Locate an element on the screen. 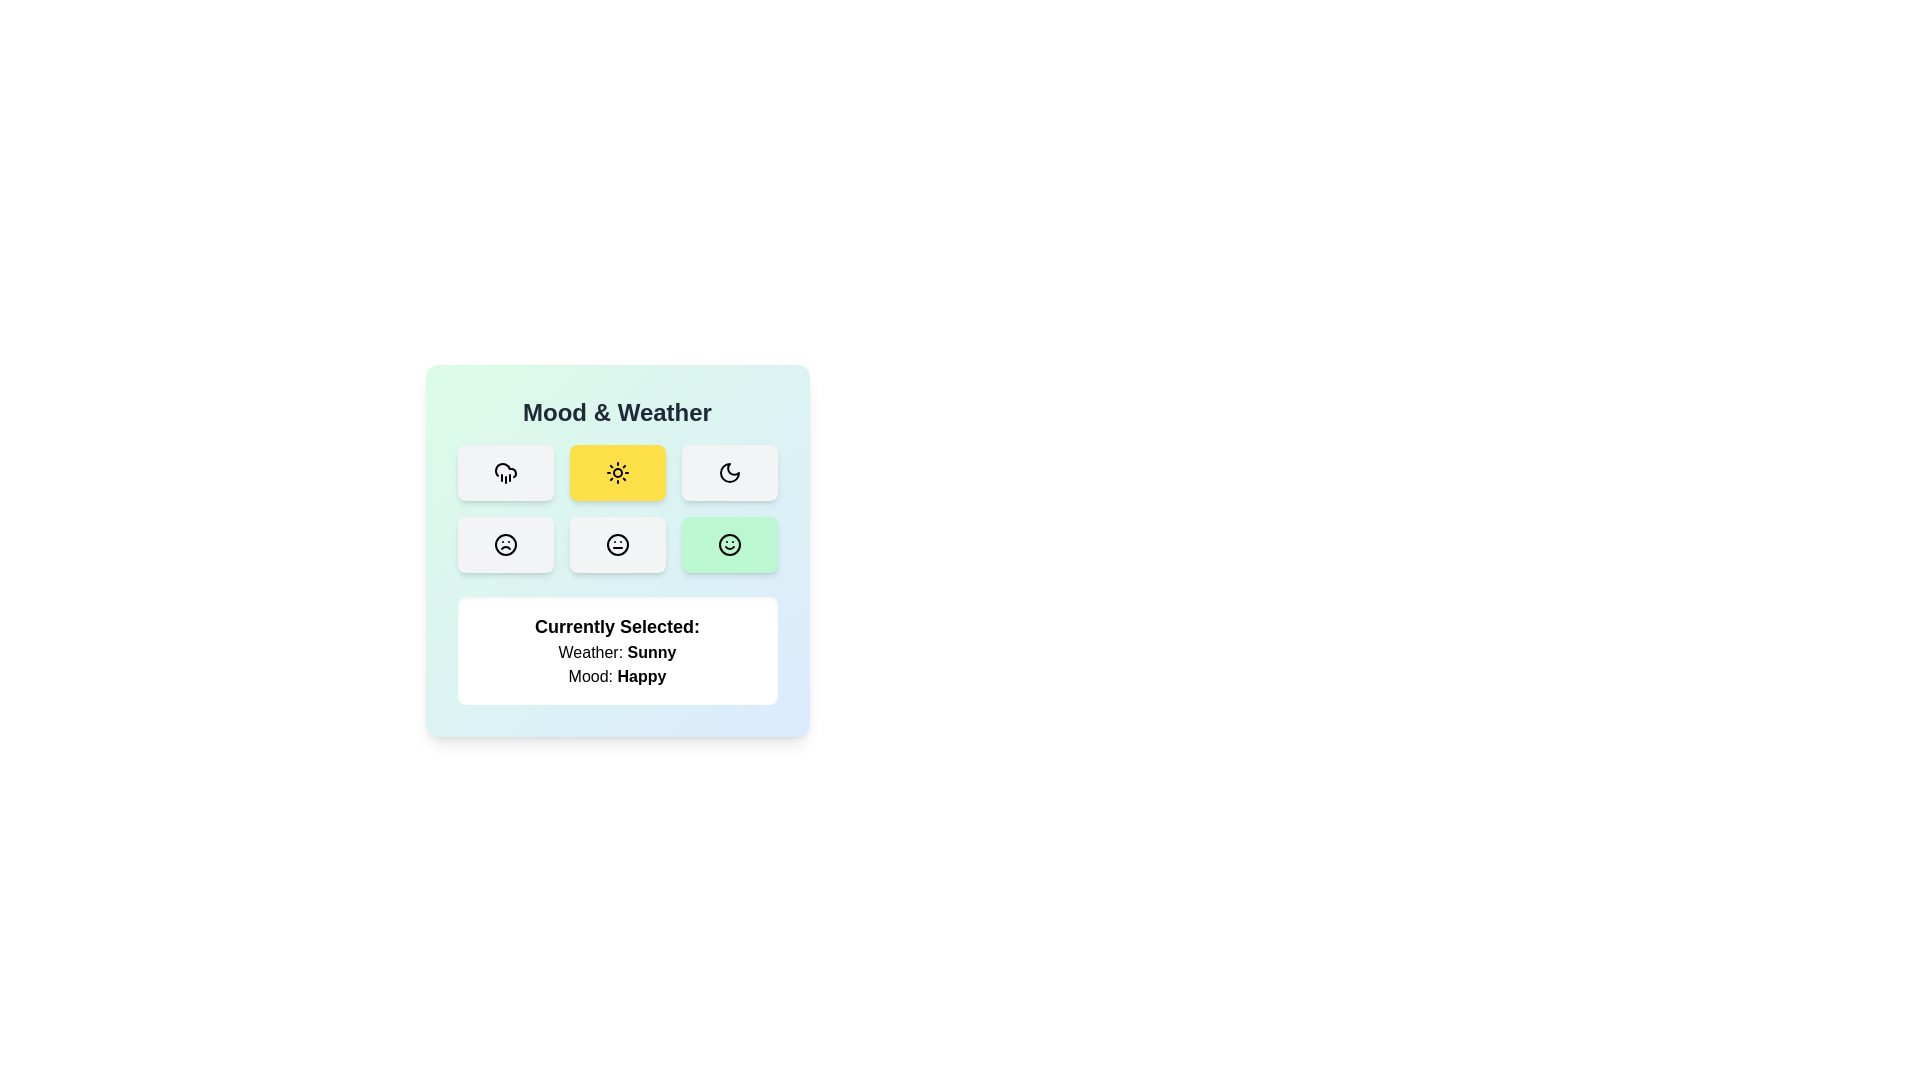 The width and height of the screenshot is (1920, 1080). the 'neutral' mood button located in the lower left quadrant of the 'Mood & Weather' section is located at coordinates (616, 544).